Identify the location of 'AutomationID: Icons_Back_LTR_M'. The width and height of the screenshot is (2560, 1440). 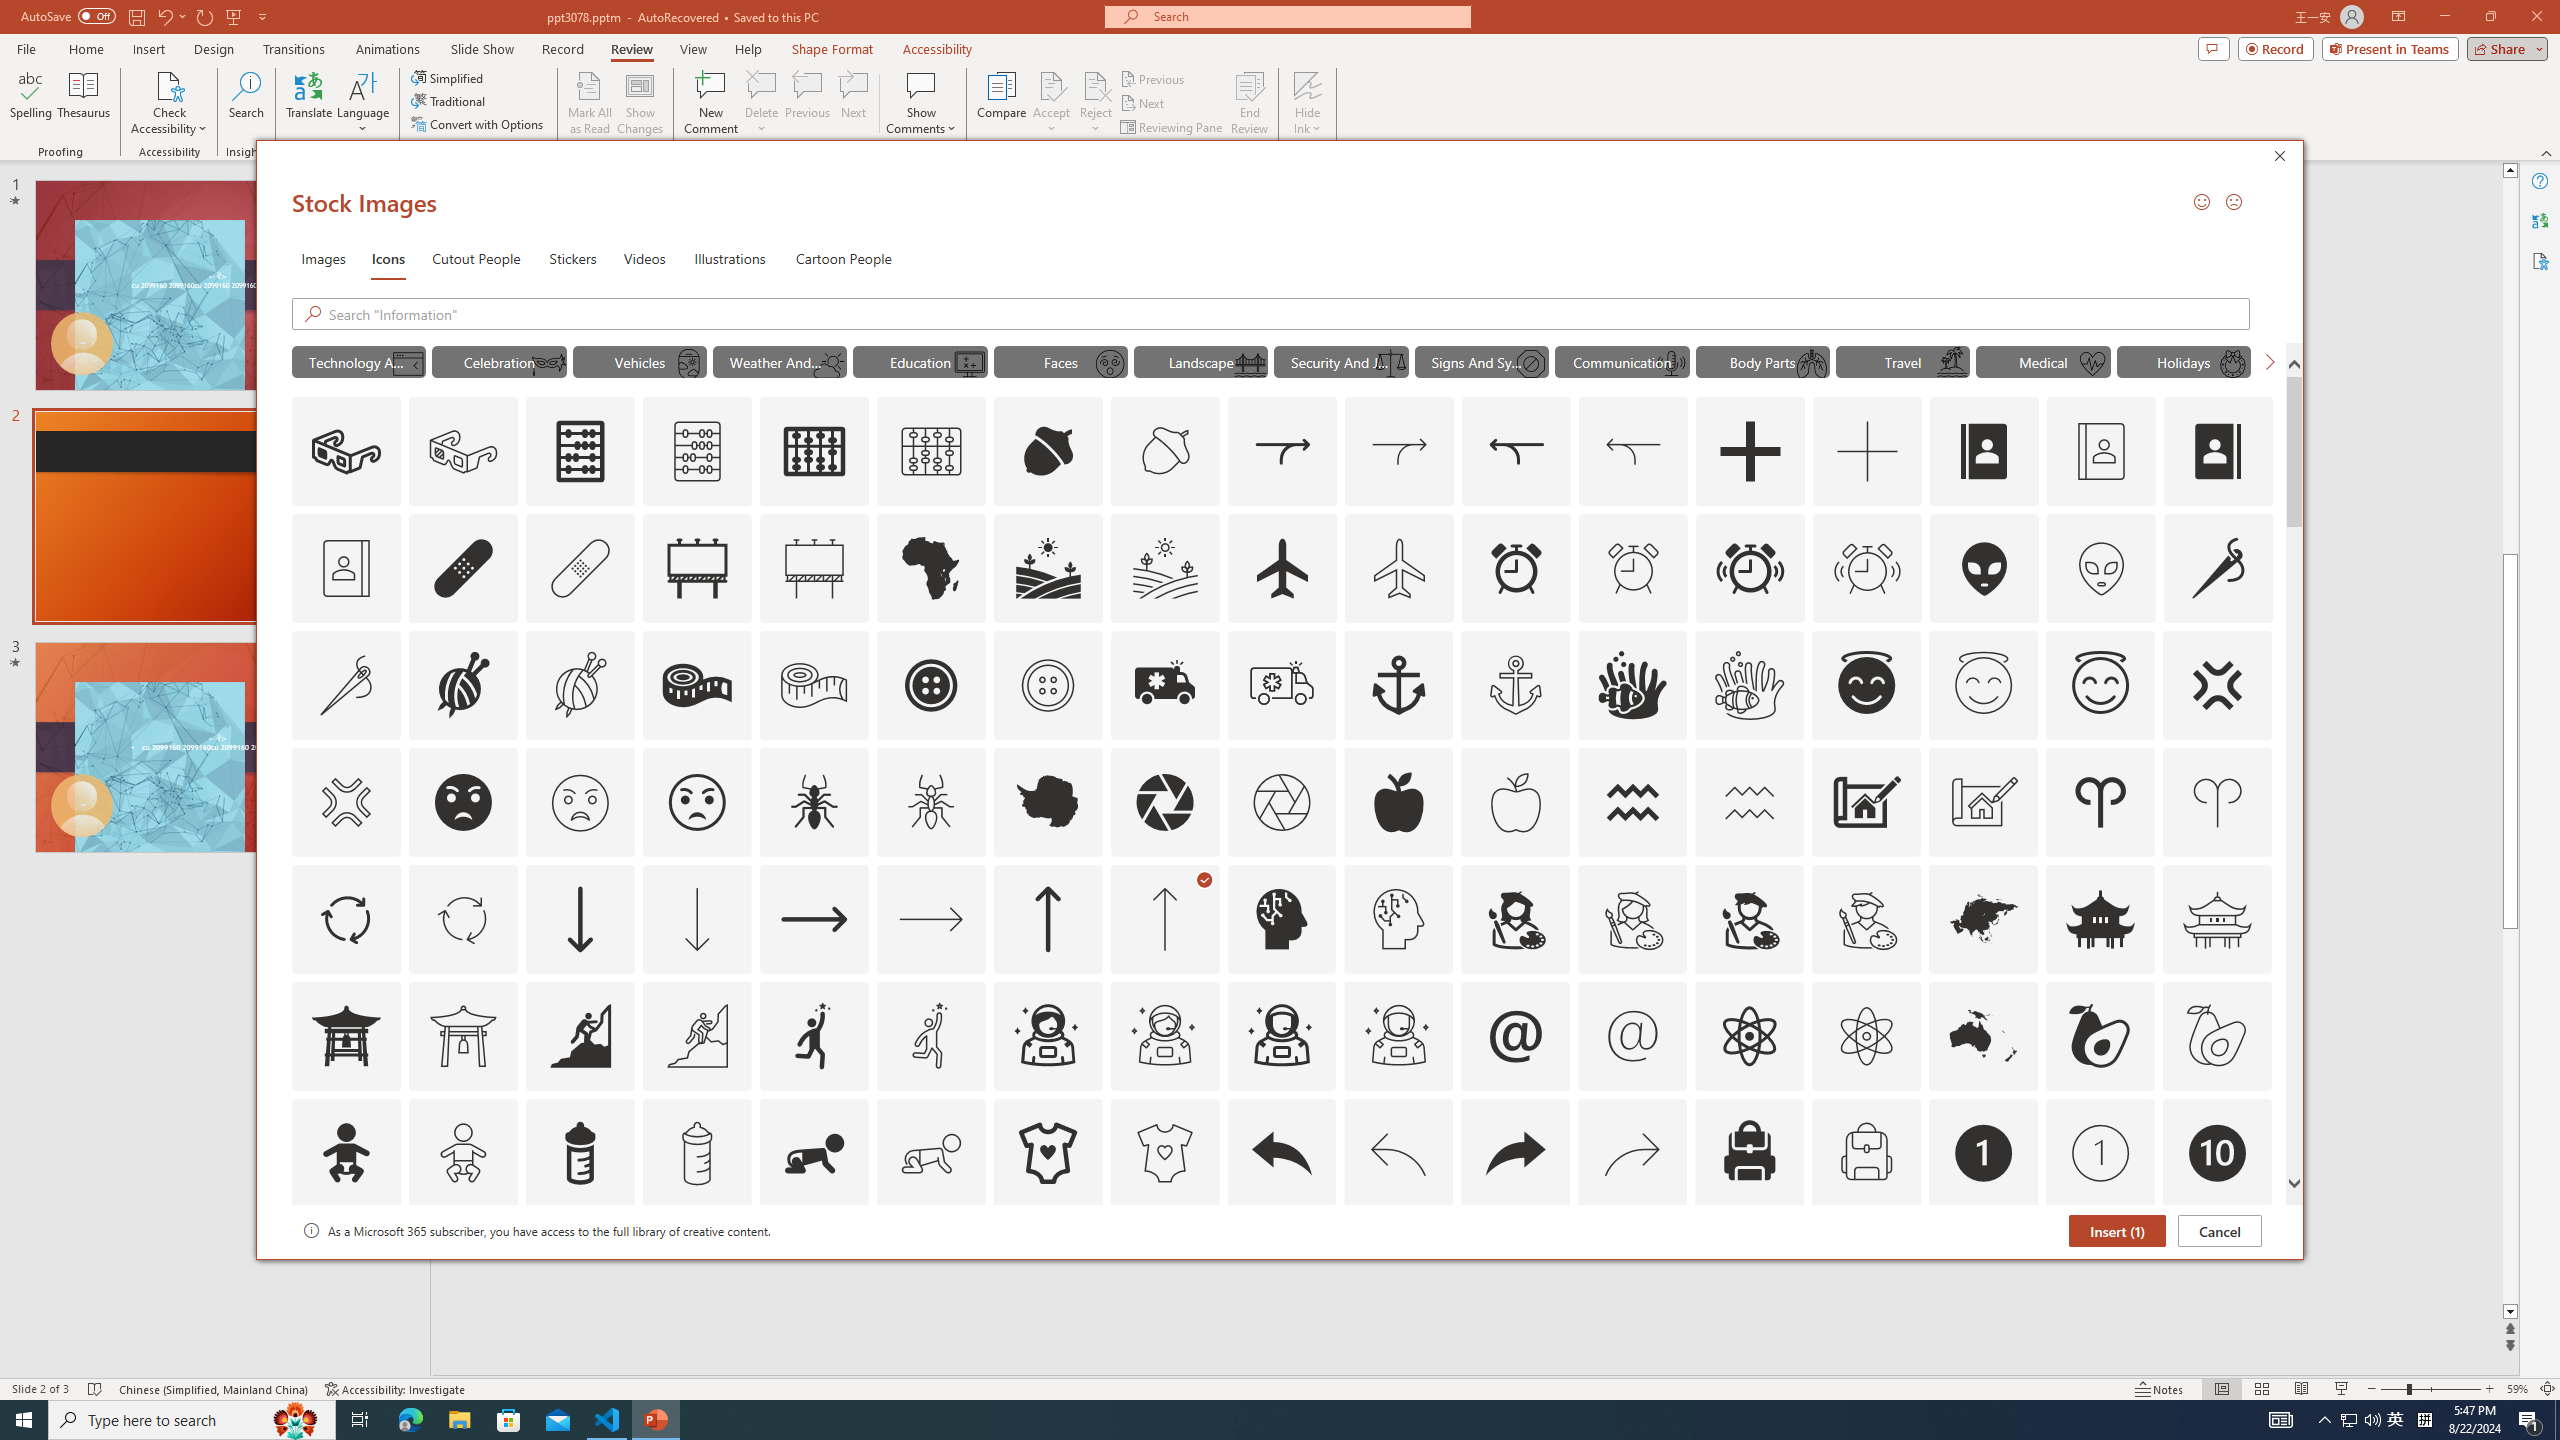
(1398, 1152).